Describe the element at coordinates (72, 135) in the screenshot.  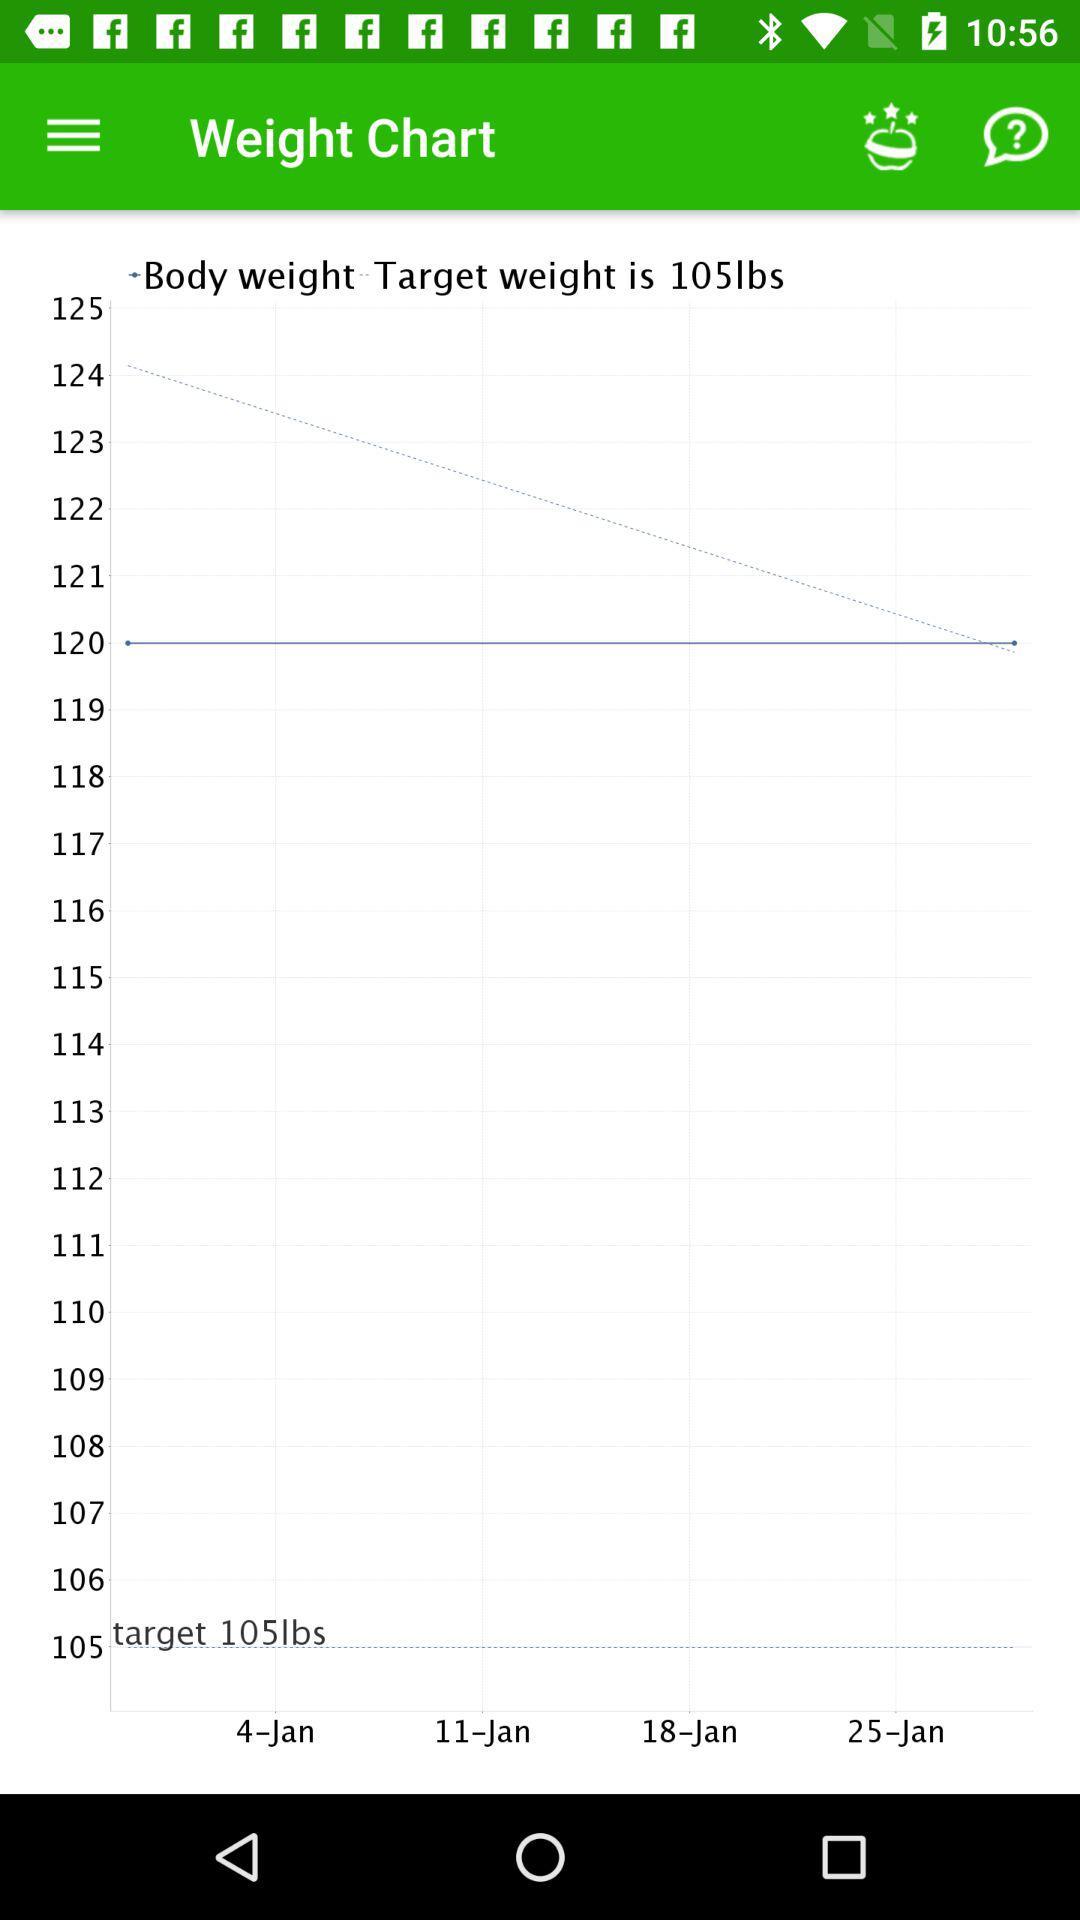
I see `item next to the weight chart icon` at that location.